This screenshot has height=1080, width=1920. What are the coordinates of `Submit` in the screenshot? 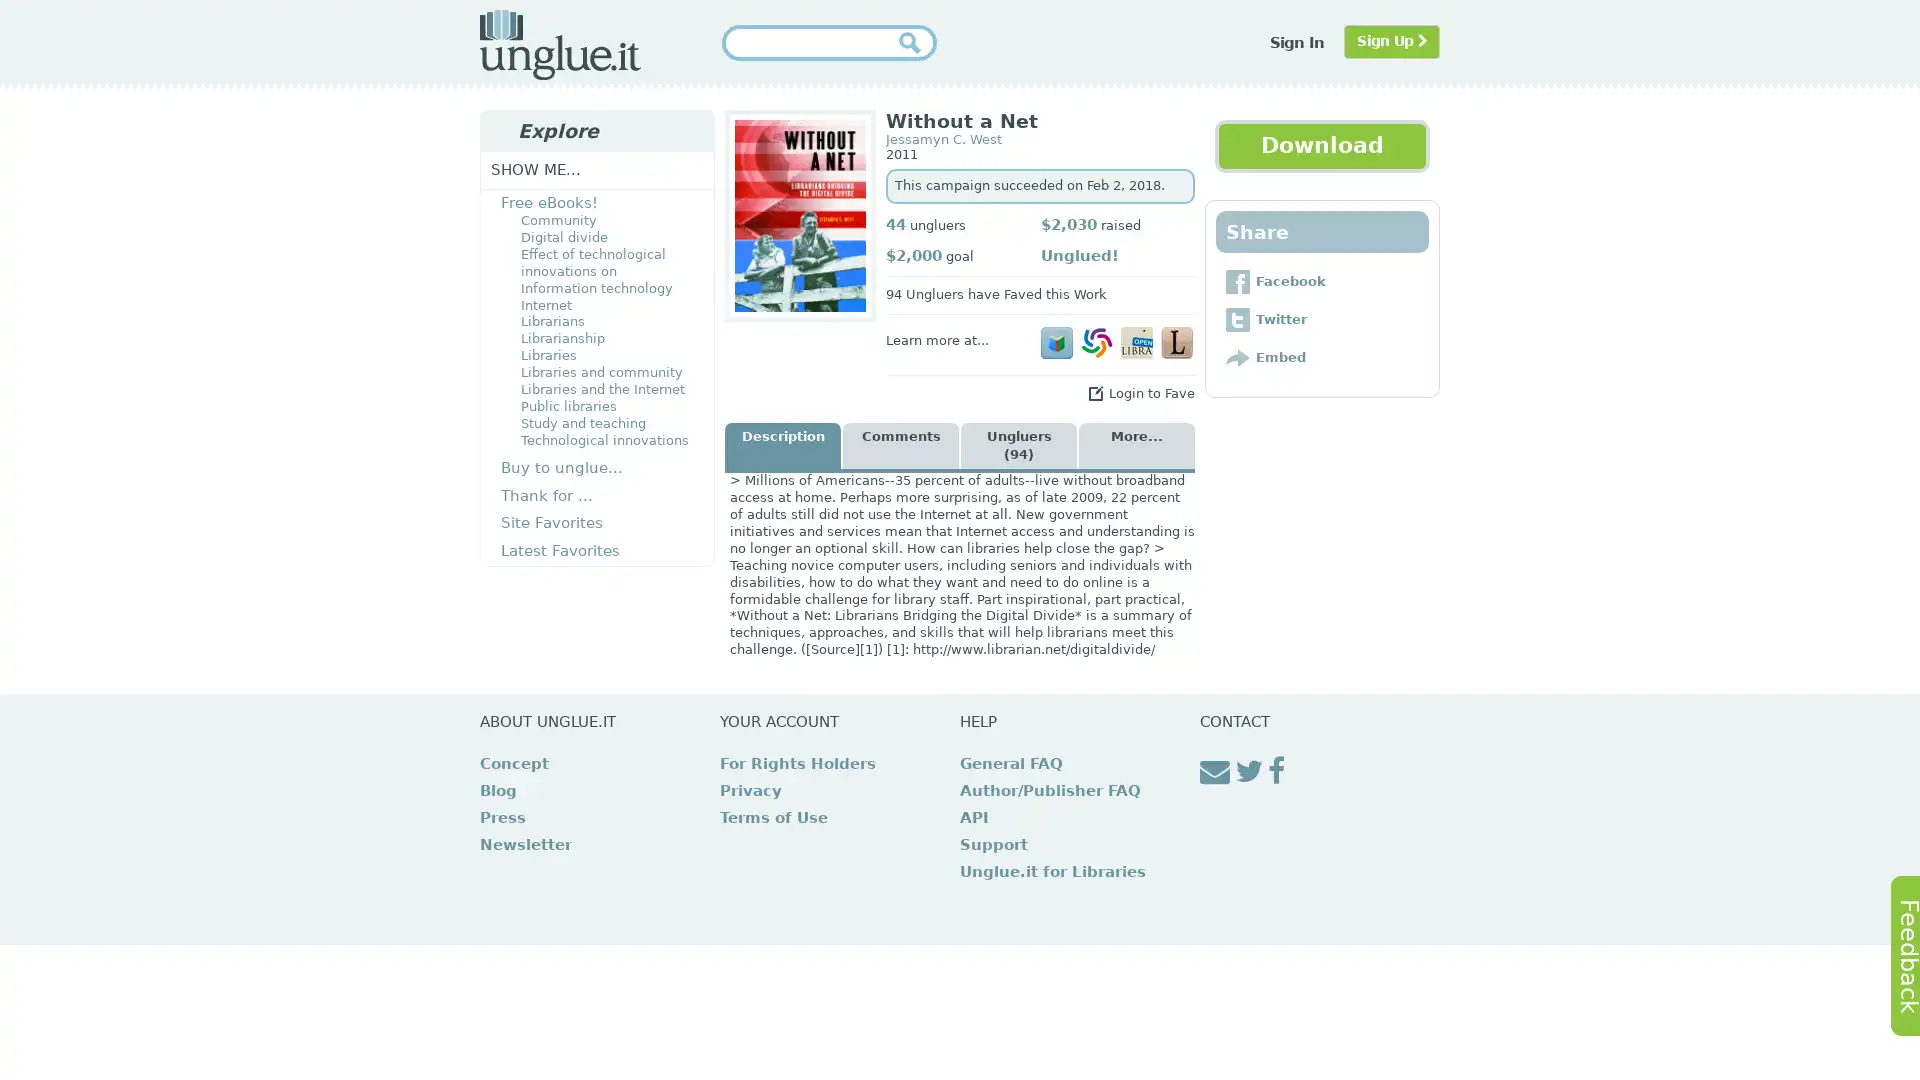 It's located at (915, 42).